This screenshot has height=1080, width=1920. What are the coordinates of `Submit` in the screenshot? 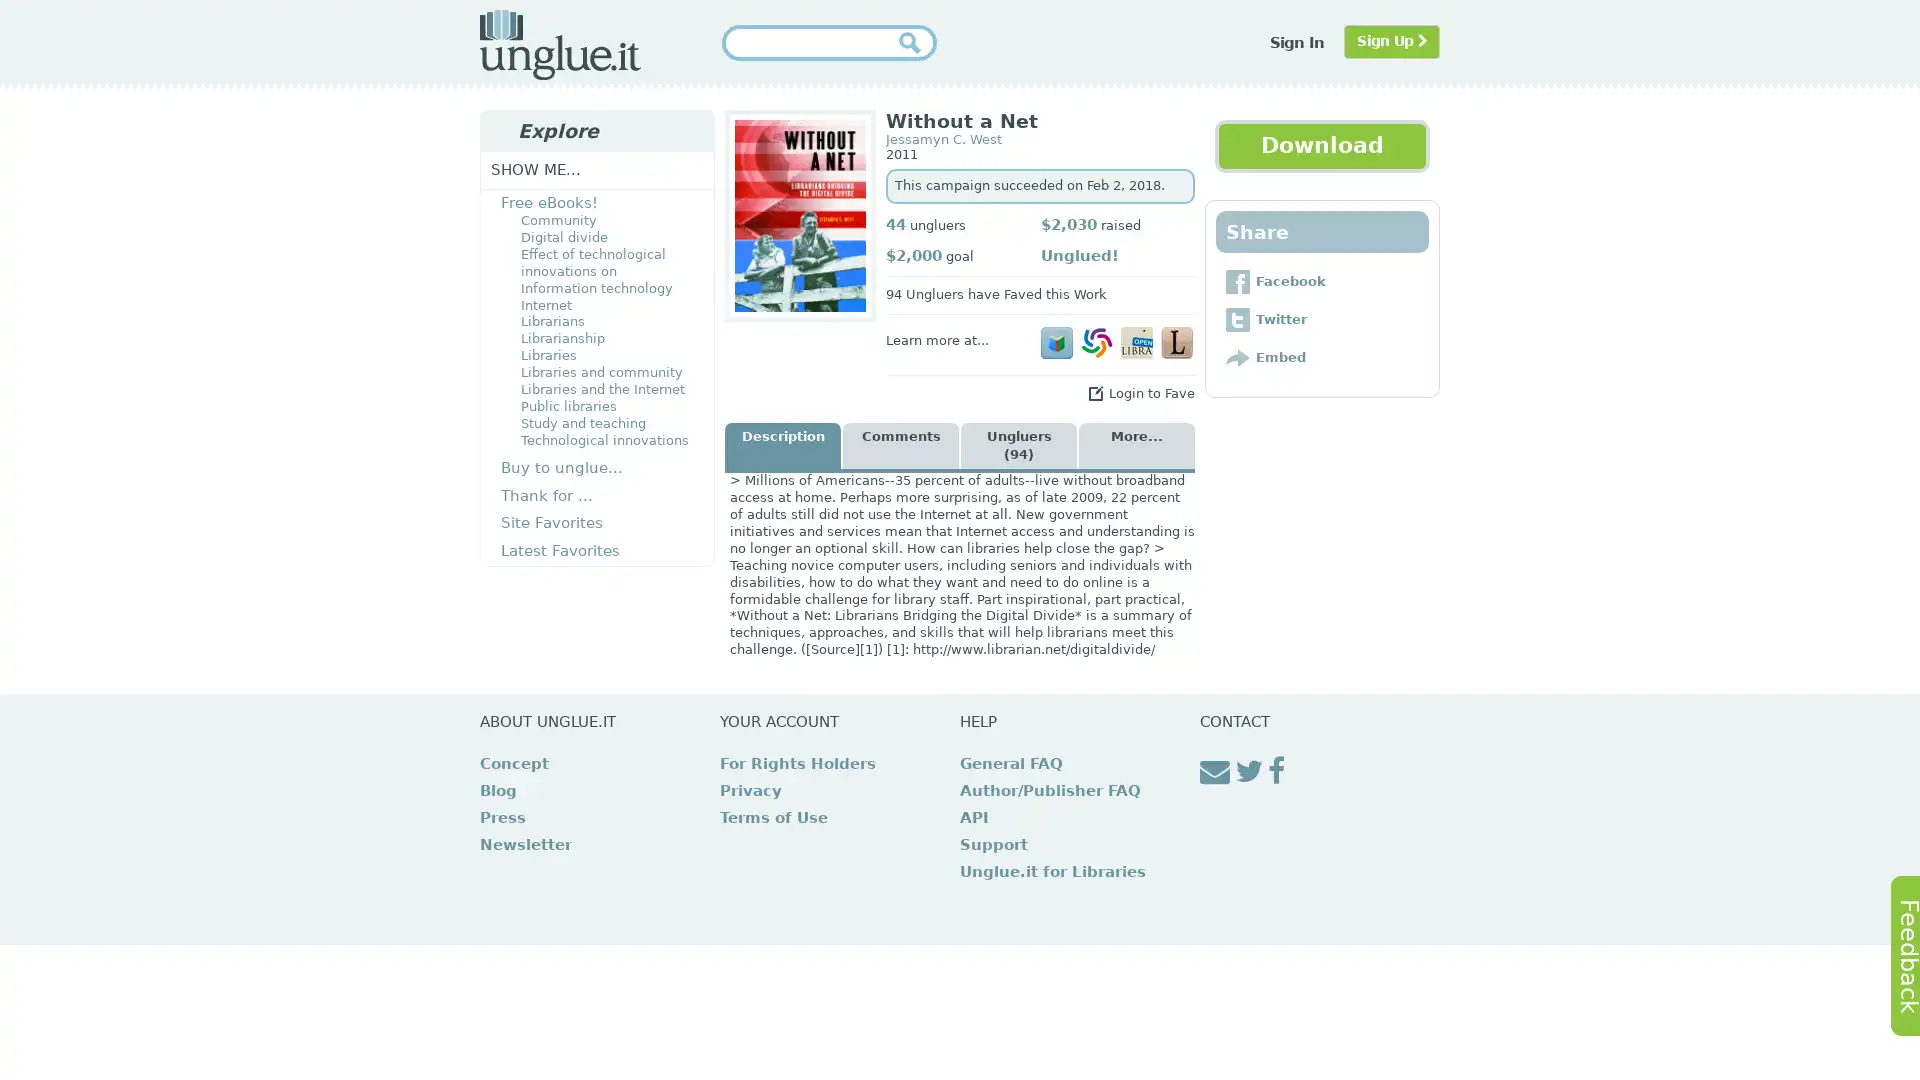 It's located at (915, 42).